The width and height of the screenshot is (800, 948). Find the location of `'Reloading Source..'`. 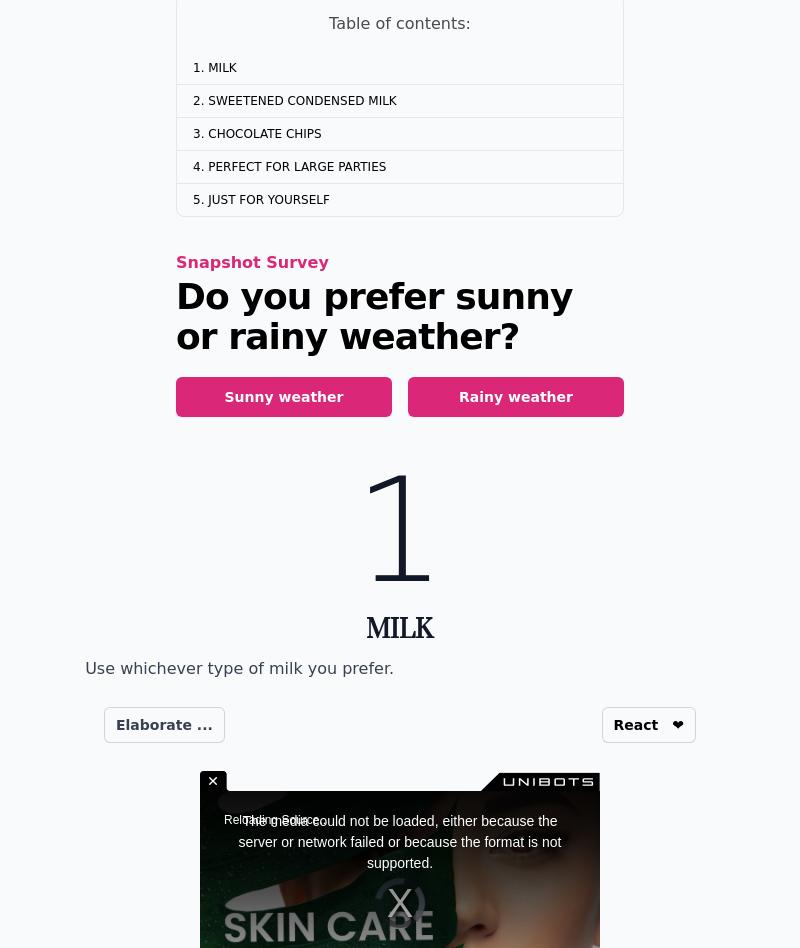

'Reloading Source..' is located at coordinates (275, 818).